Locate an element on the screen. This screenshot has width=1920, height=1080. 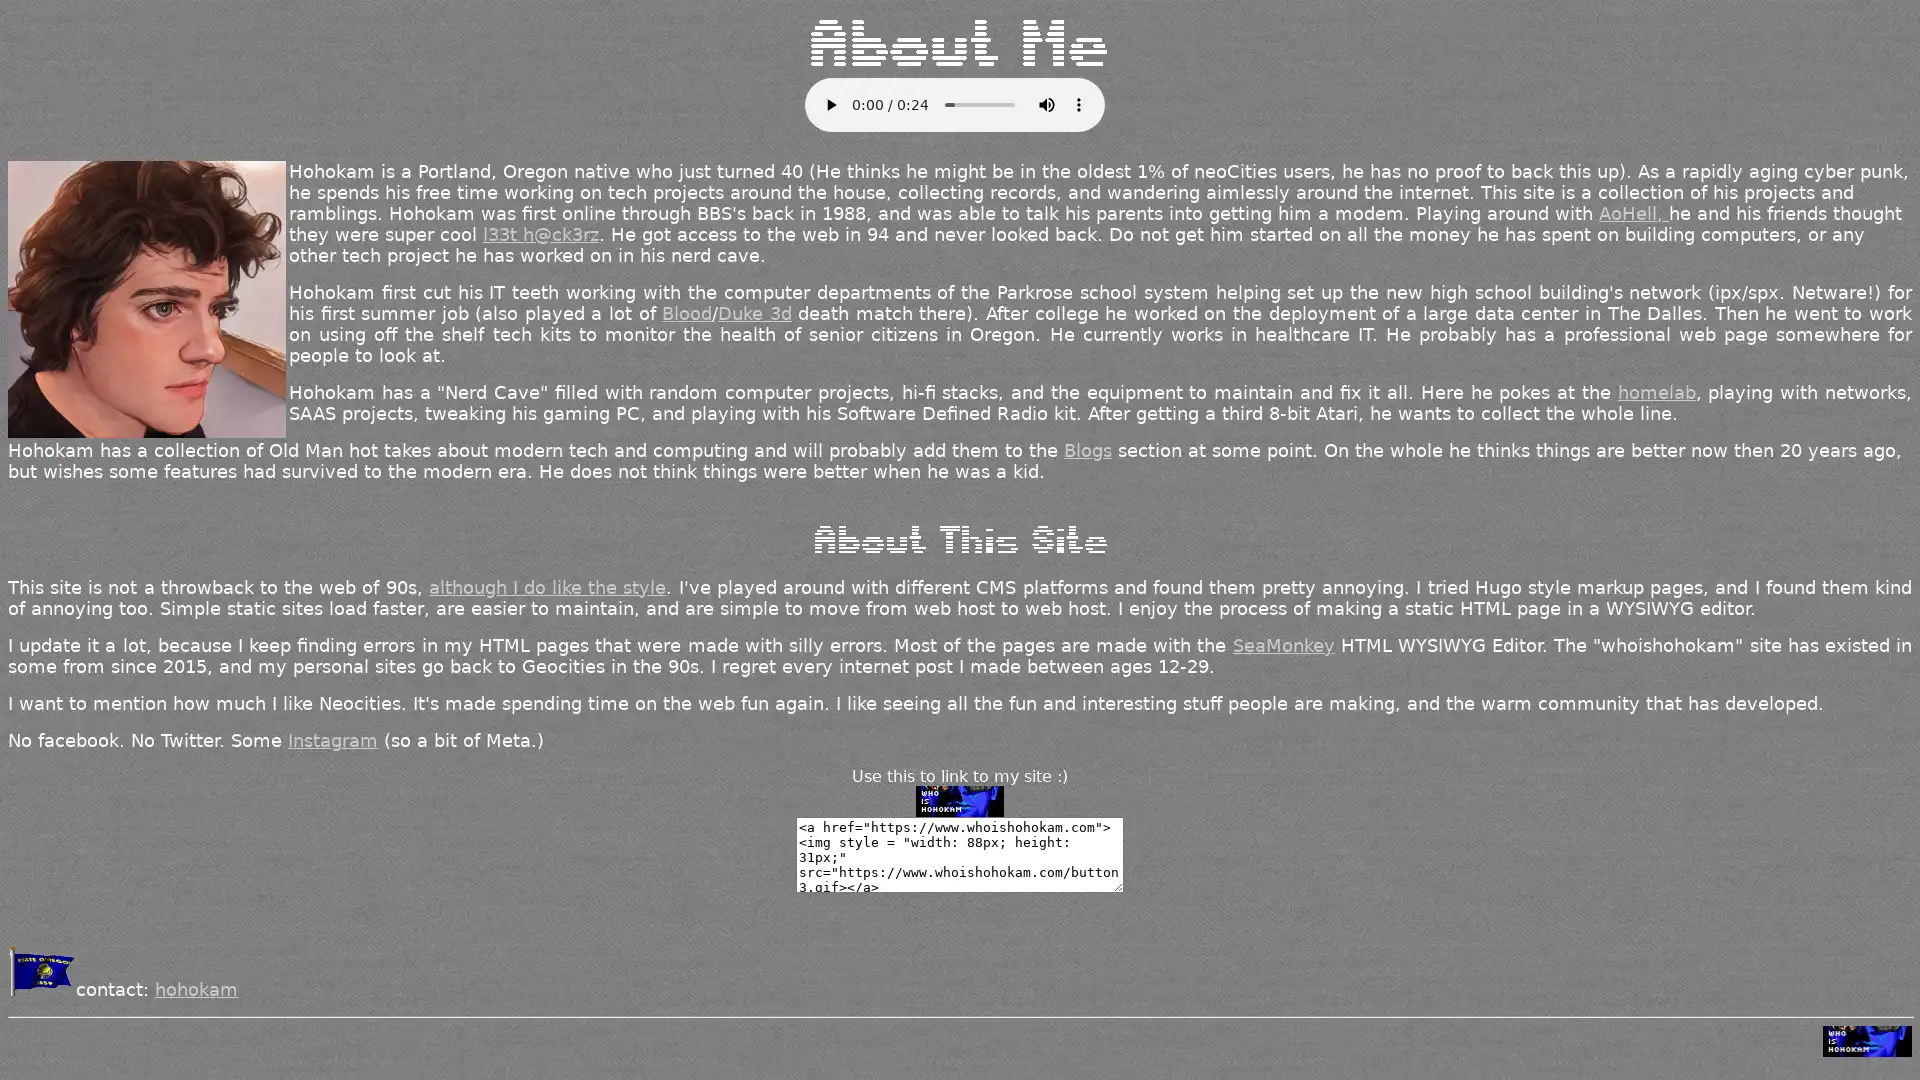
play is located at coordinates (830, 104).